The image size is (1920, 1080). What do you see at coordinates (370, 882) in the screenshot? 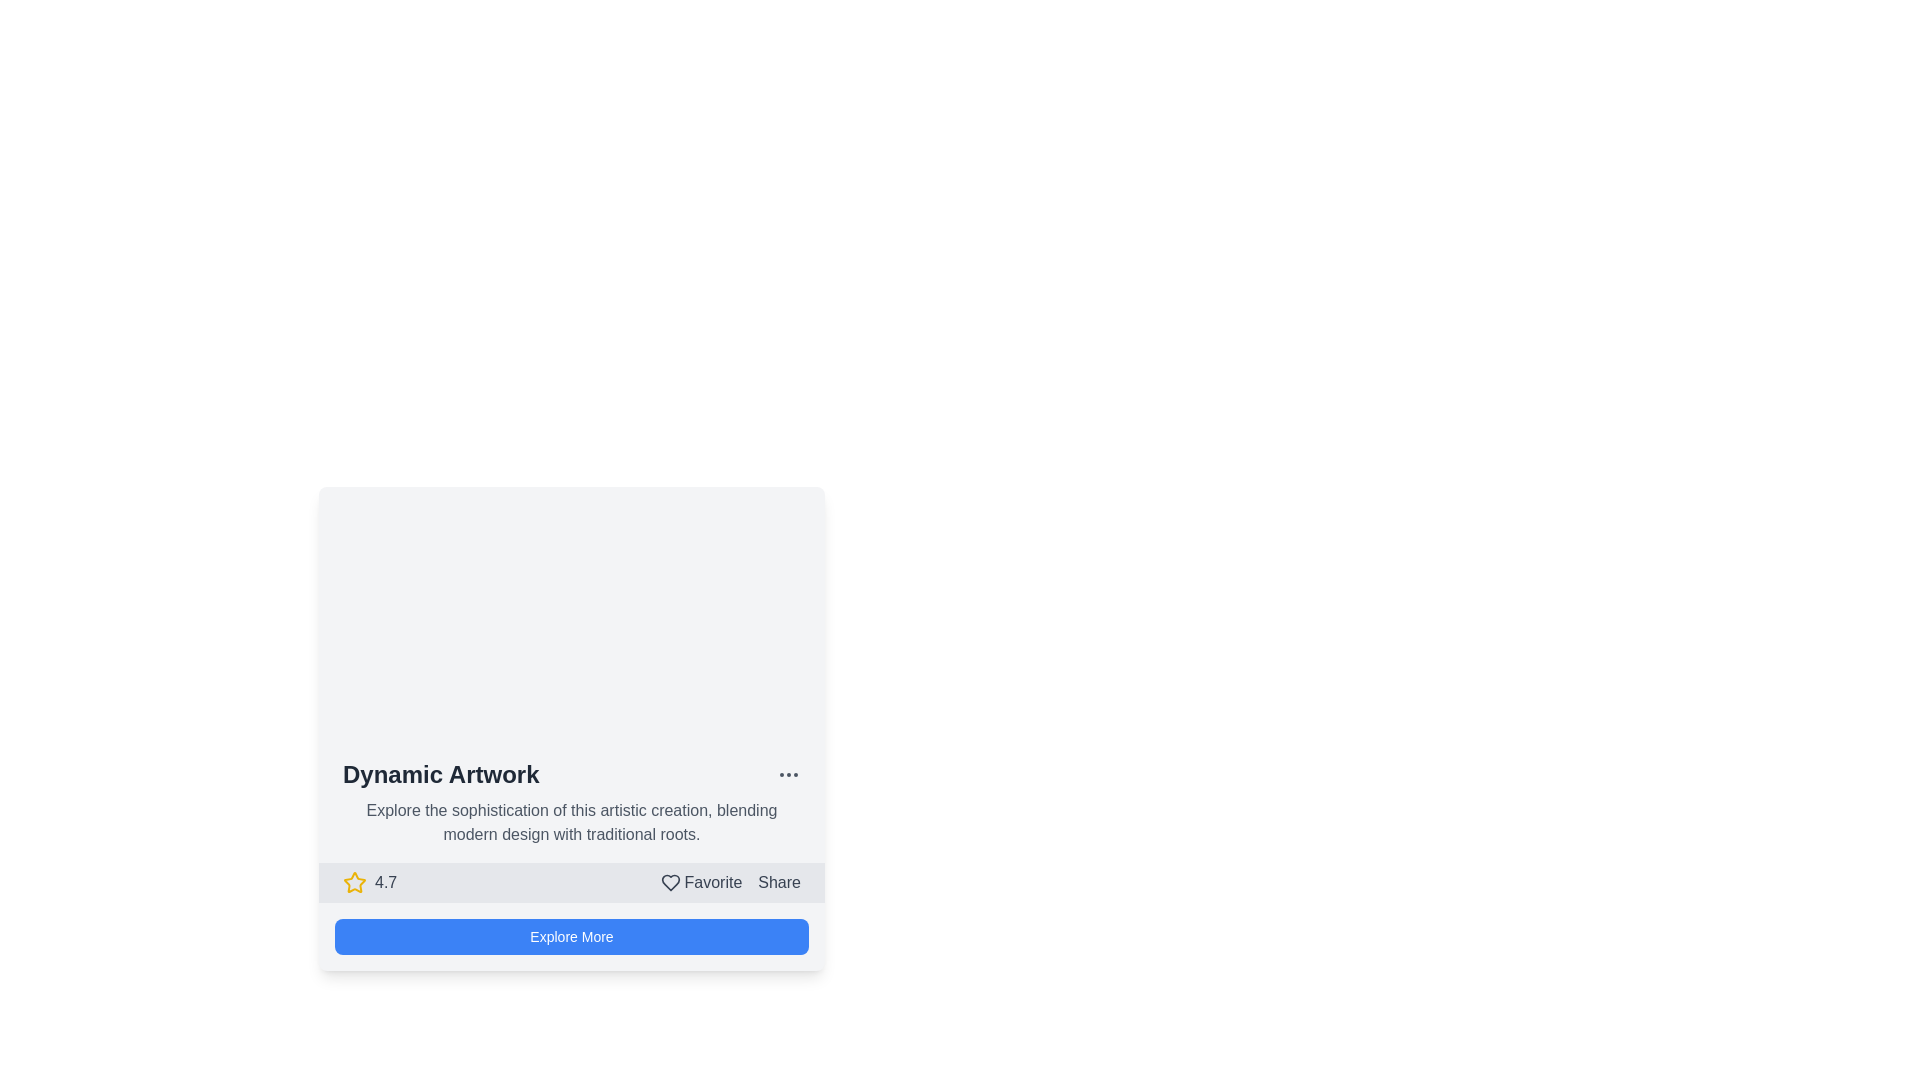
I see `the first element in the horizontal row of the card-like component that displays the rating score with a star icon, positioned to the left of the 'Favorite' and 'Share' actions` at bounding box center [370, 882].